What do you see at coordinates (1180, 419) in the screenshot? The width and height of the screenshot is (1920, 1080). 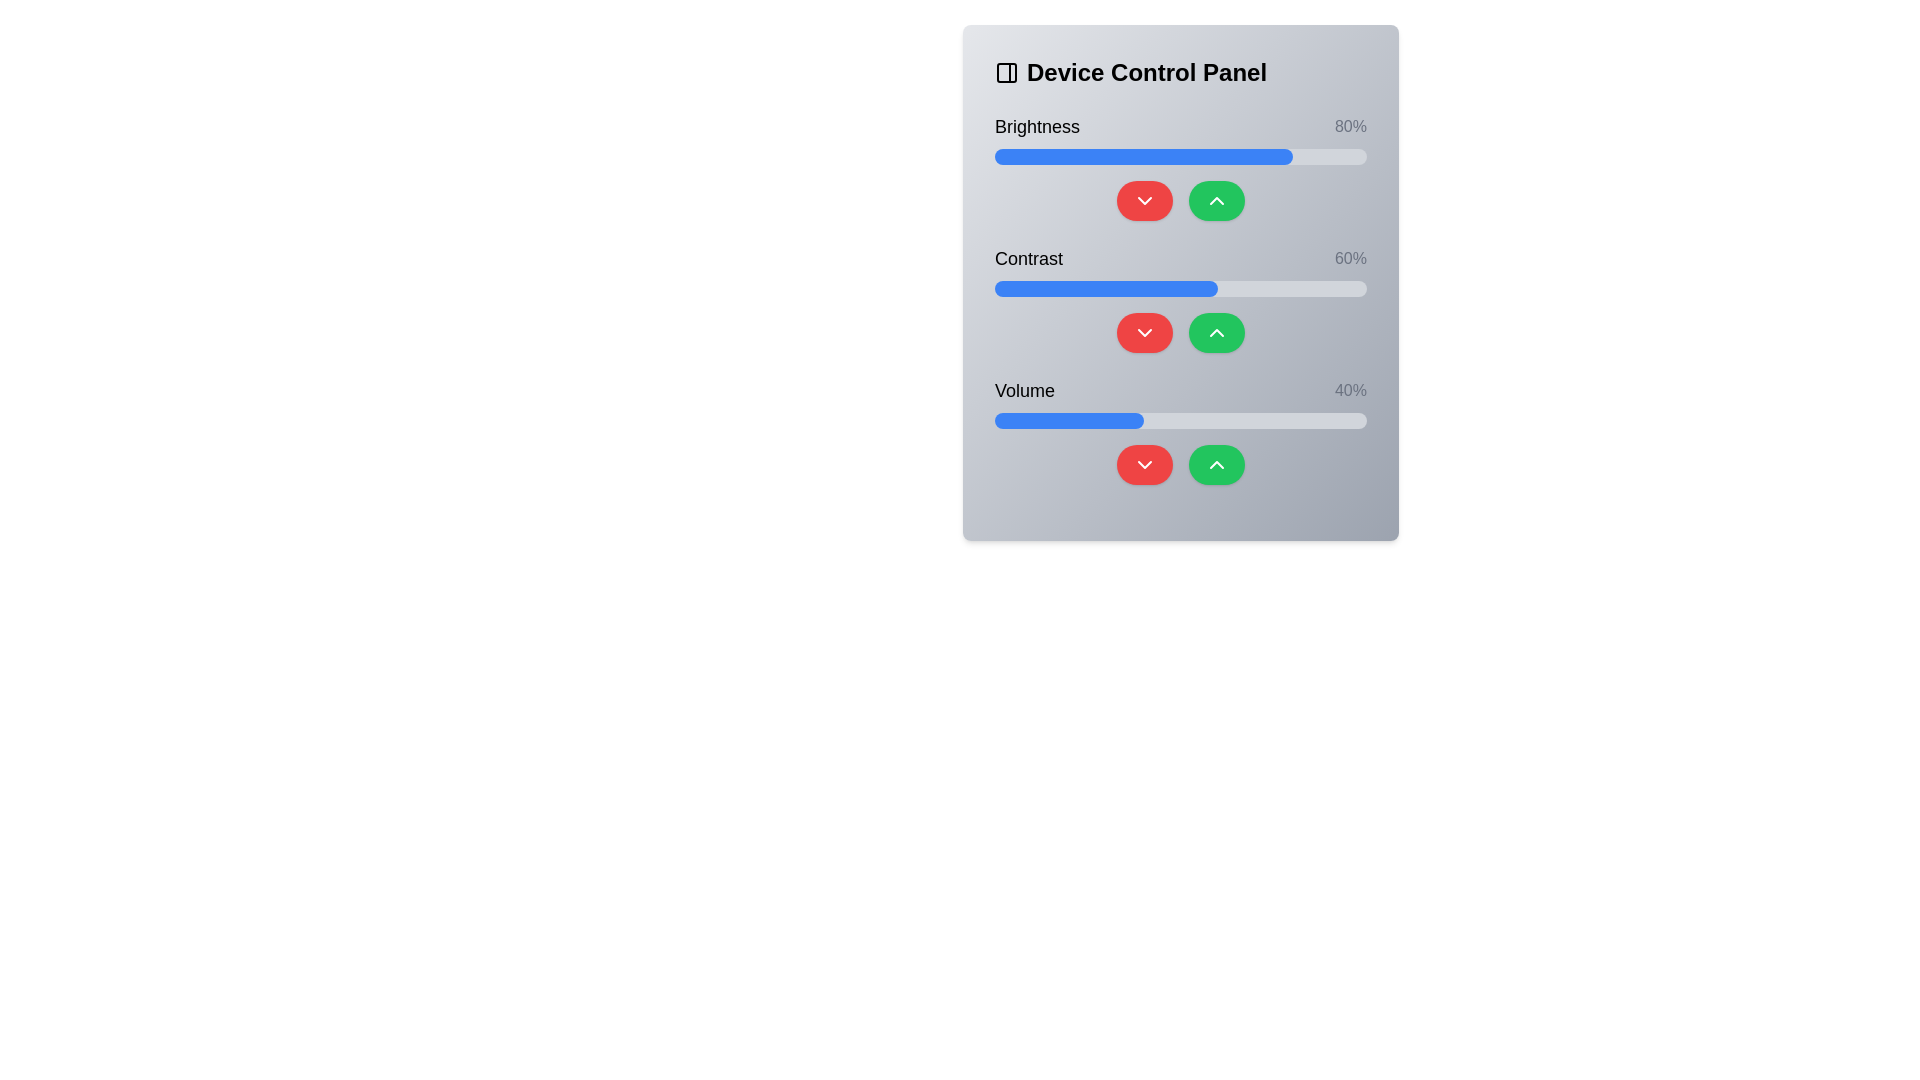 I see `the progress bar indicating volume level, which is a horizontal, rounded rectangle with a gray background and a blue-filled section representing 40% of its width, located below the text 'Volume'` at bounding box center [1180, 419].